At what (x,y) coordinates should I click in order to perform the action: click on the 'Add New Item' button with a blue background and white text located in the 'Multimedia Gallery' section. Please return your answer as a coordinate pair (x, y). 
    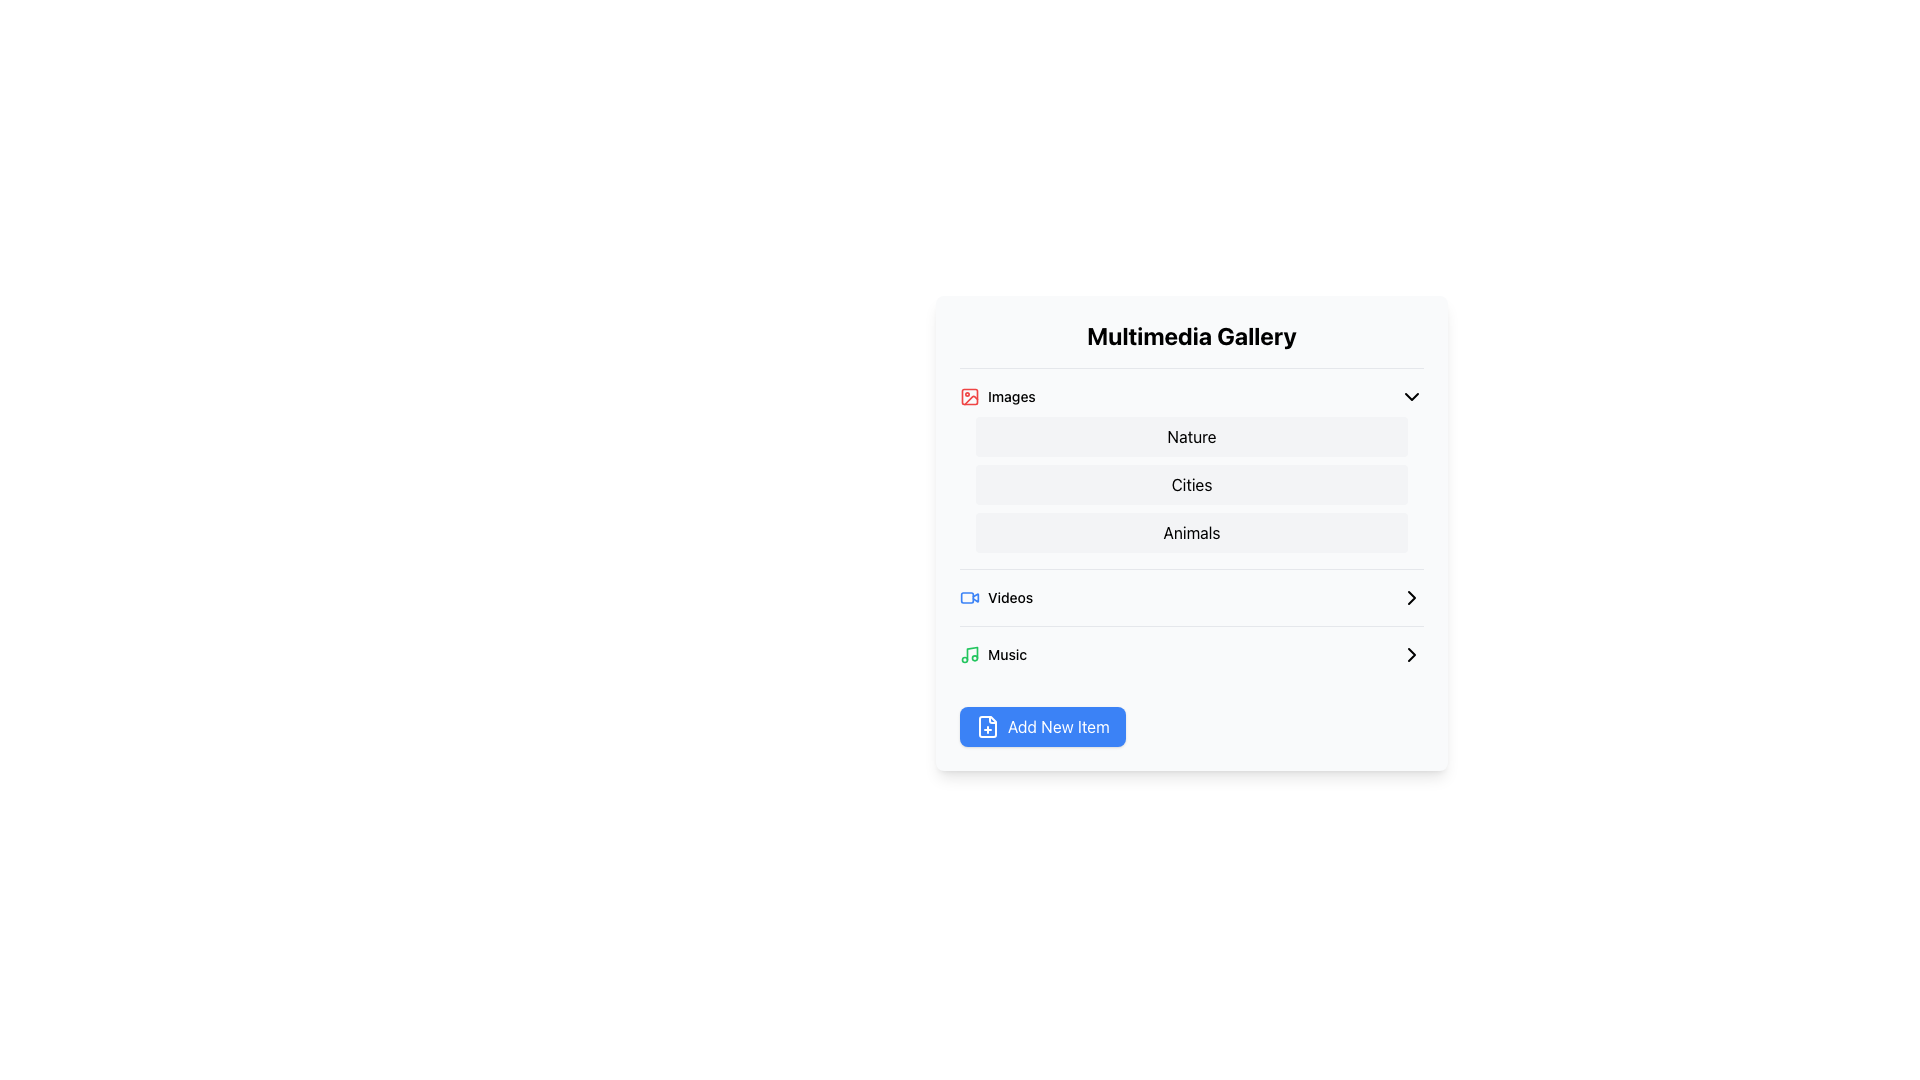
    Looking at the image, I should click on (1040, 726).